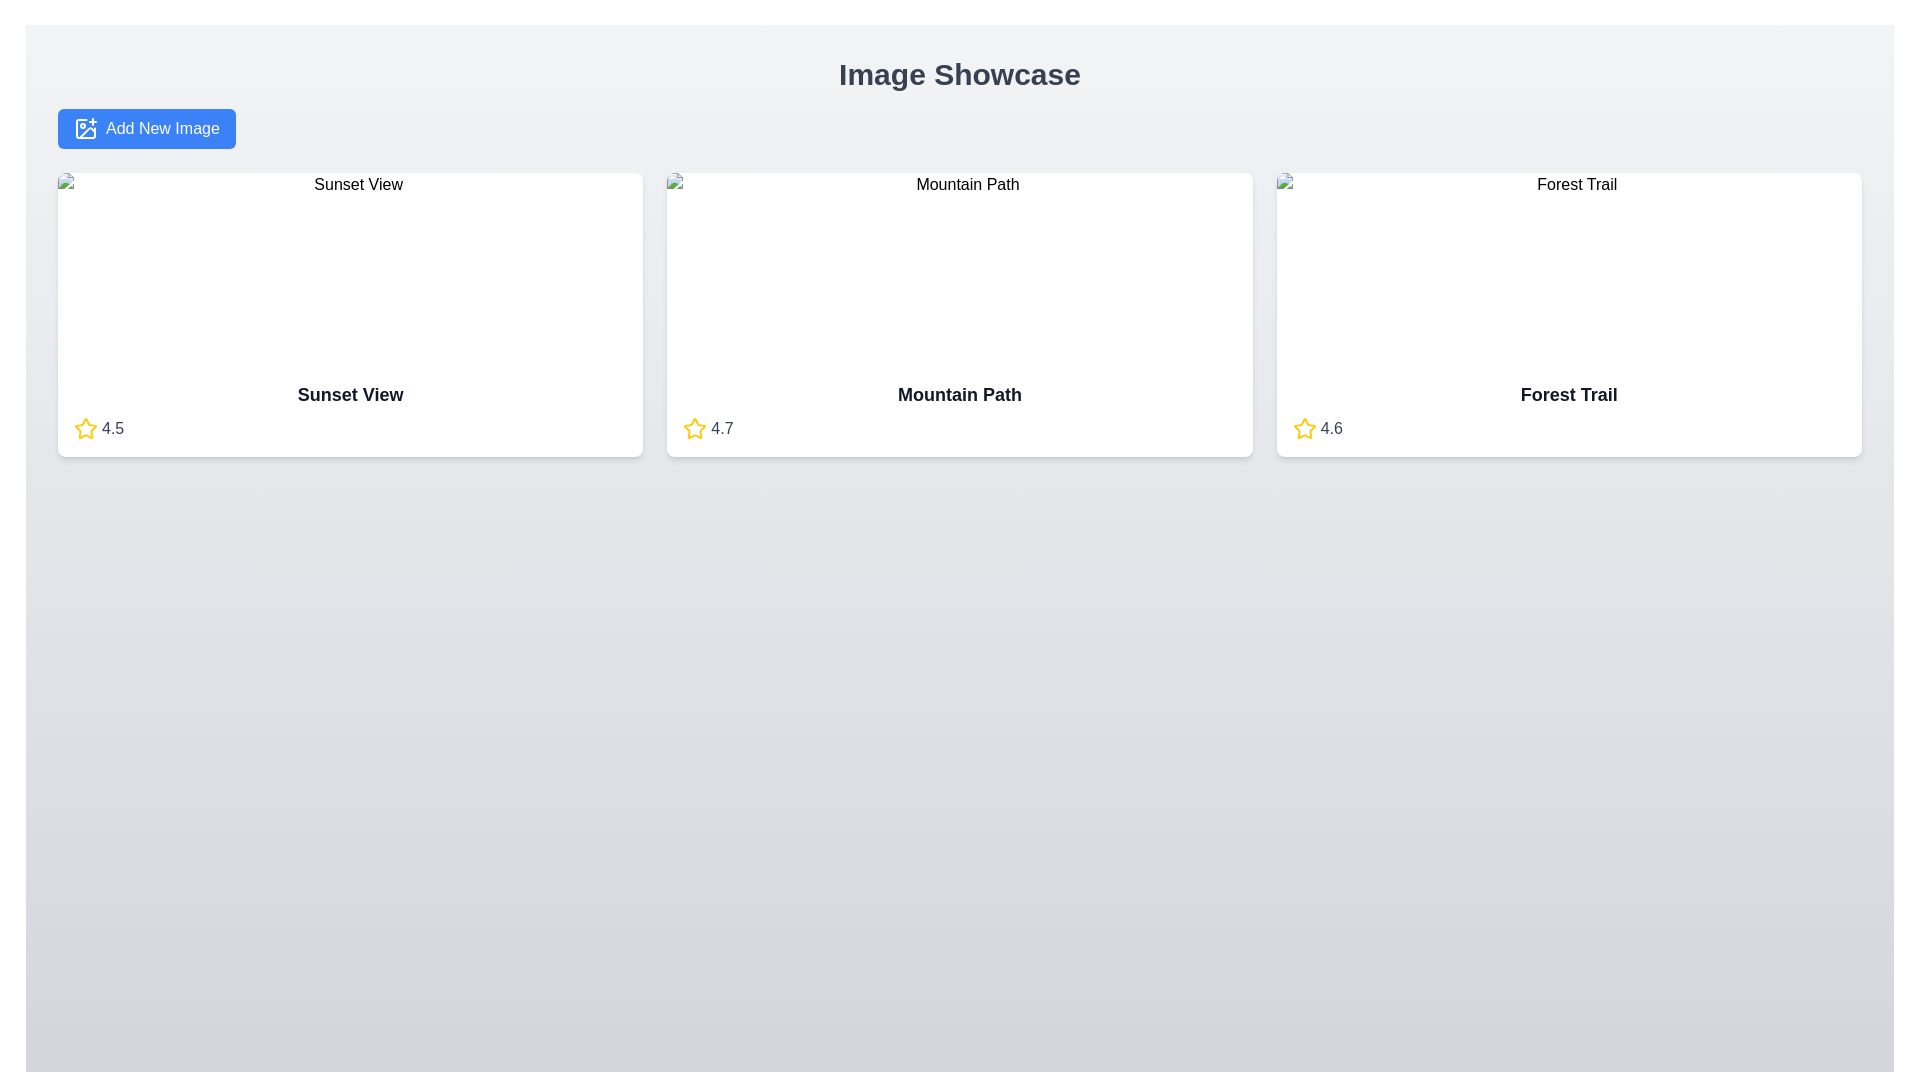 This screenshot has height=1080, width=1920. I want to click on the decorative image in the 'Forest Trail' card, which is the top element of the card layout, so click(1568, 268).